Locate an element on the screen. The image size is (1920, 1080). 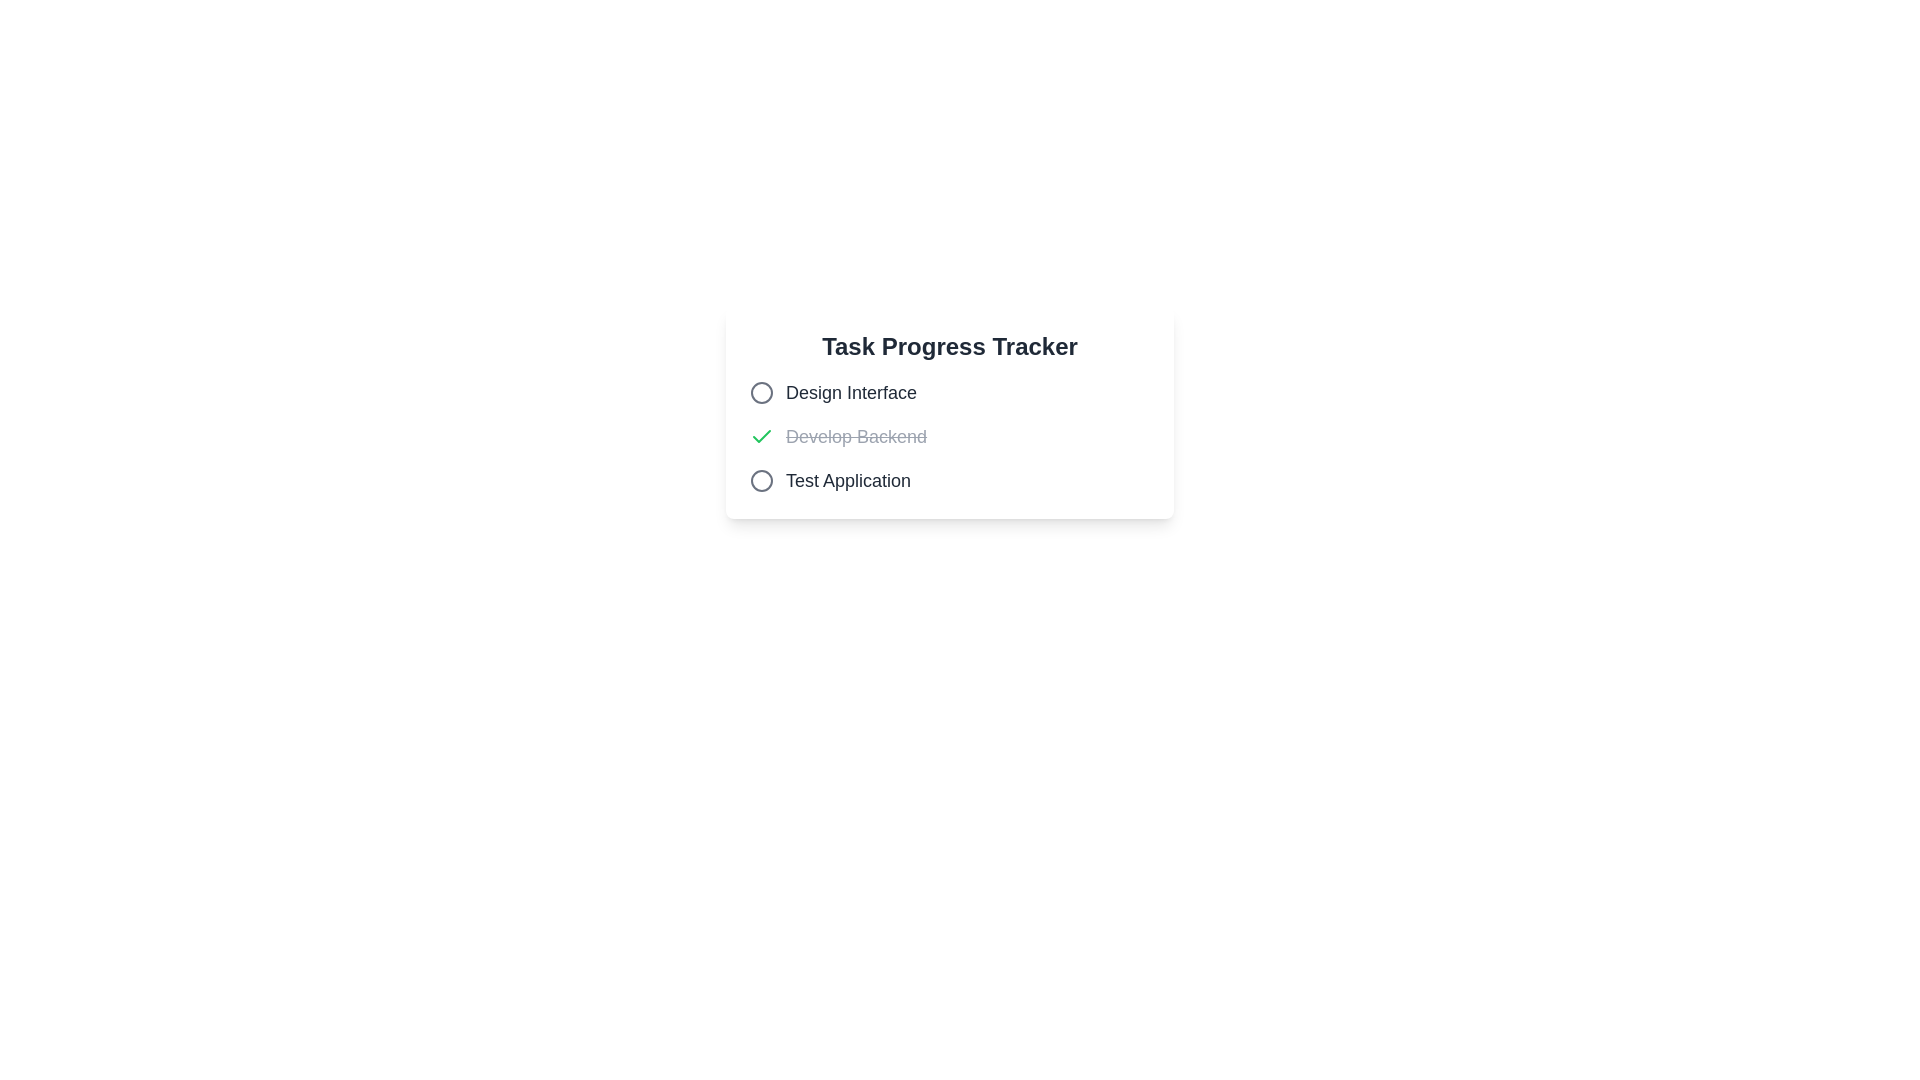
the completed task labeled 'Develop Backend' in the Task Progress Tracker list, which is marked with a strikethrough style is located at coordinates (856, 435).